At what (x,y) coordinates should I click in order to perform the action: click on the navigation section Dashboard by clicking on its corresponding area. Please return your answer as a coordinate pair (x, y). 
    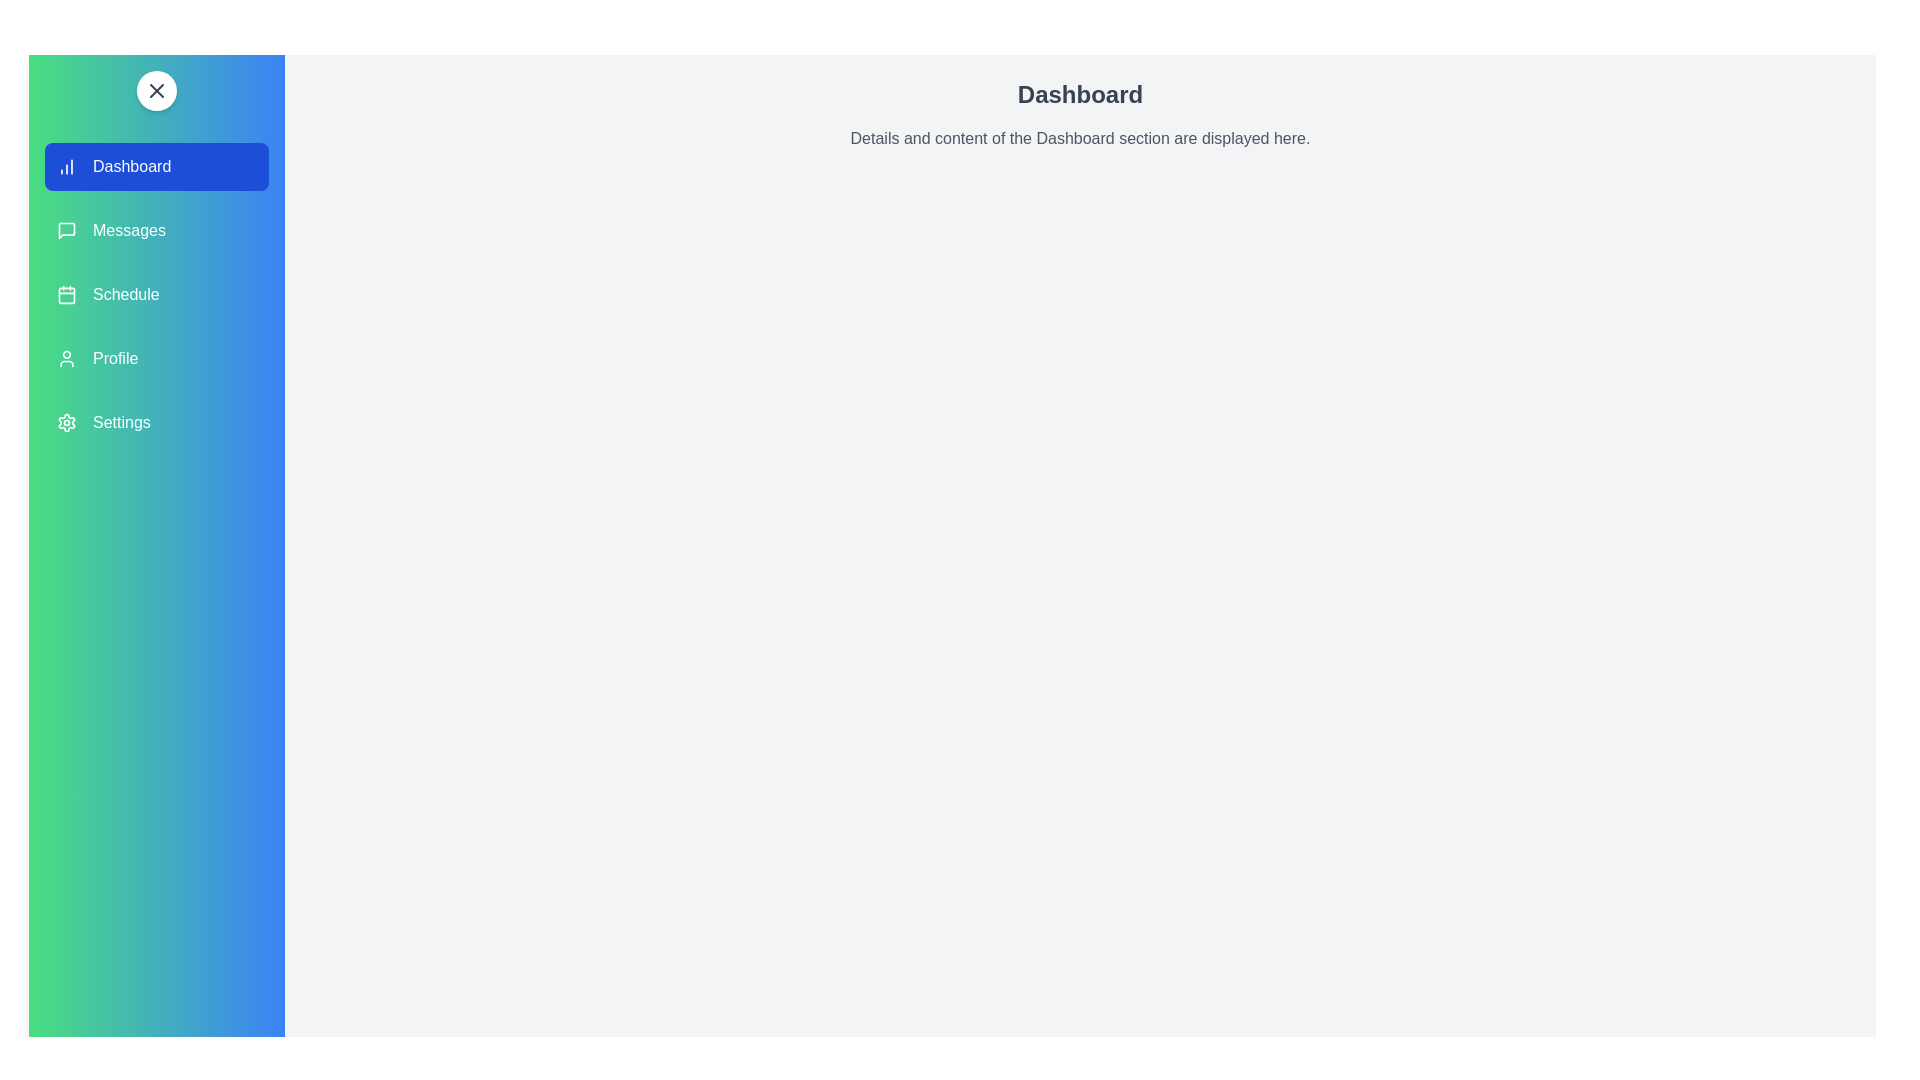
    Looking at the image, I should click on (156, 165).